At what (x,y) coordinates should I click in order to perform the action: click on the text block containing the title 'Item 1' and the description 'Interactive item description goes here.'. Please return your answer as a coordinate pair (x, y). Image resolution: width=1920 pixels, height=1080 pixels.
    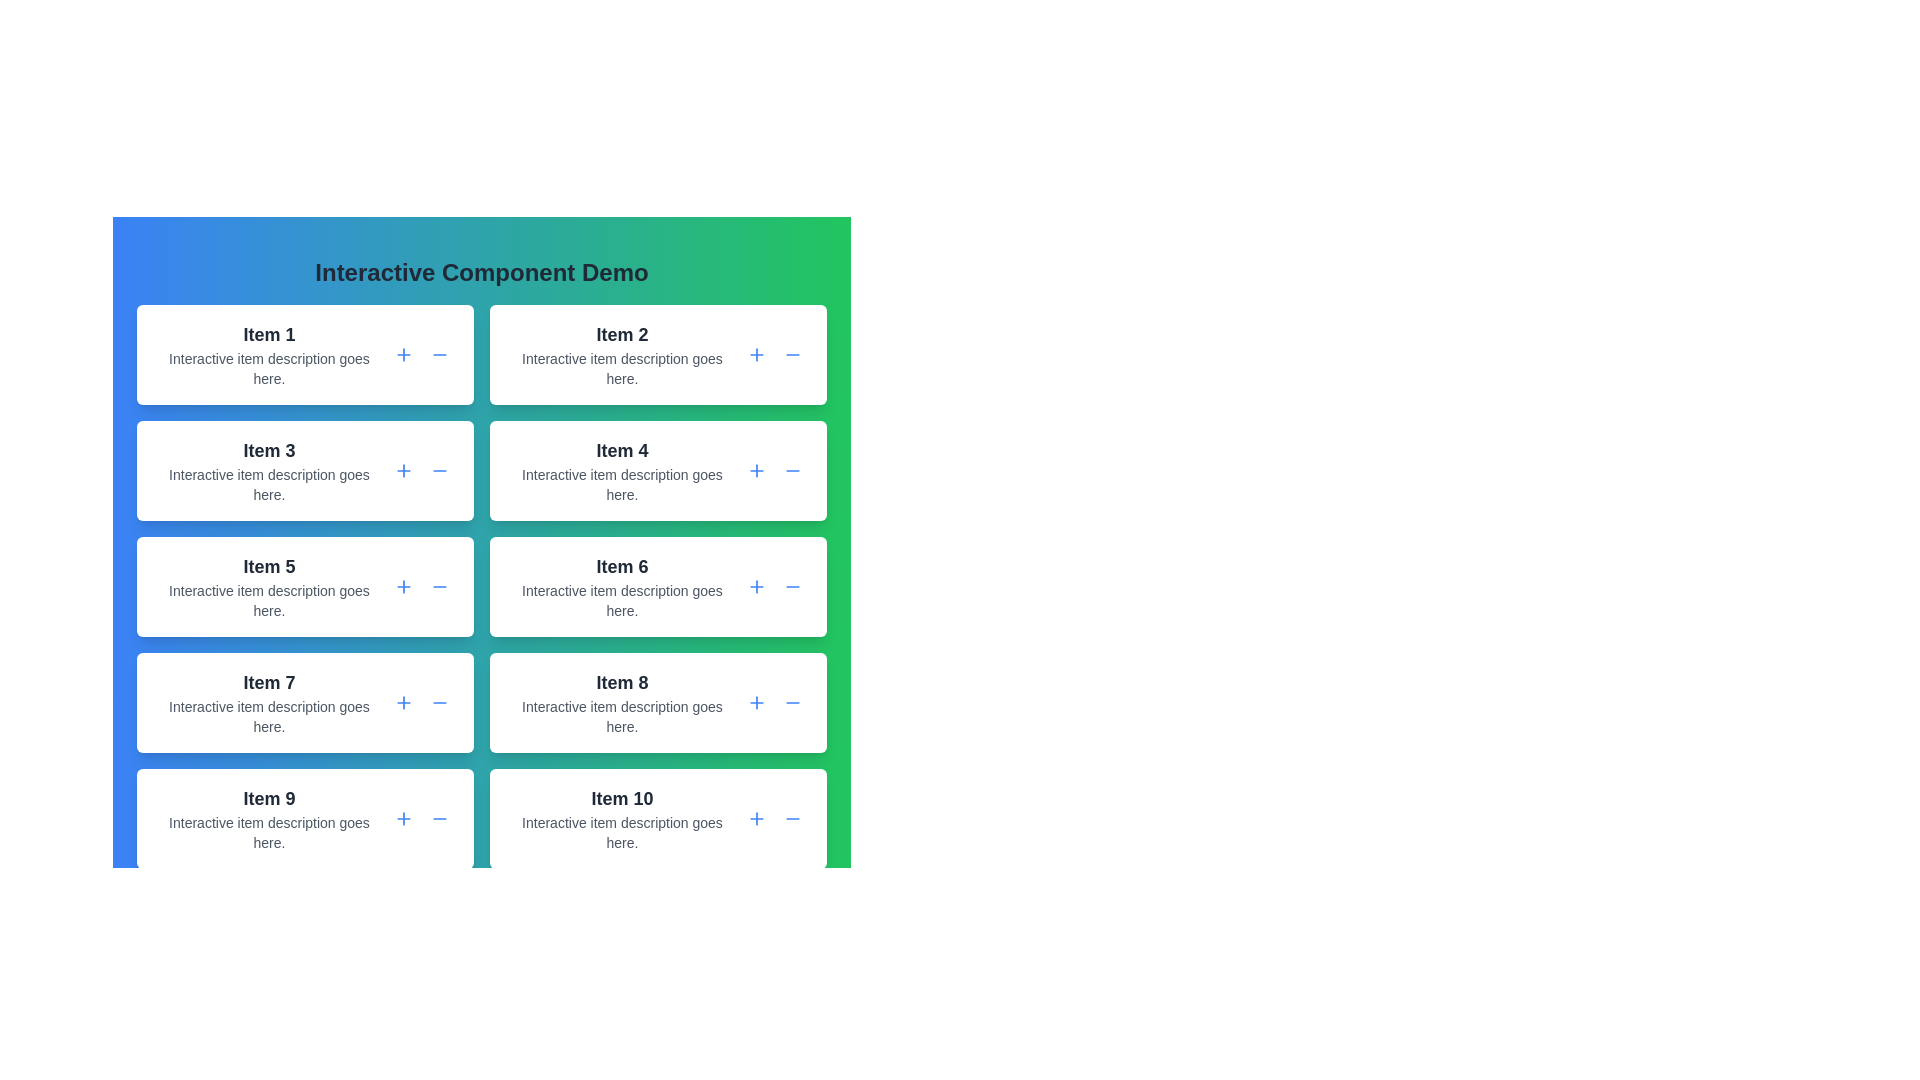
    Looking at the image, I should click on (268, 353).